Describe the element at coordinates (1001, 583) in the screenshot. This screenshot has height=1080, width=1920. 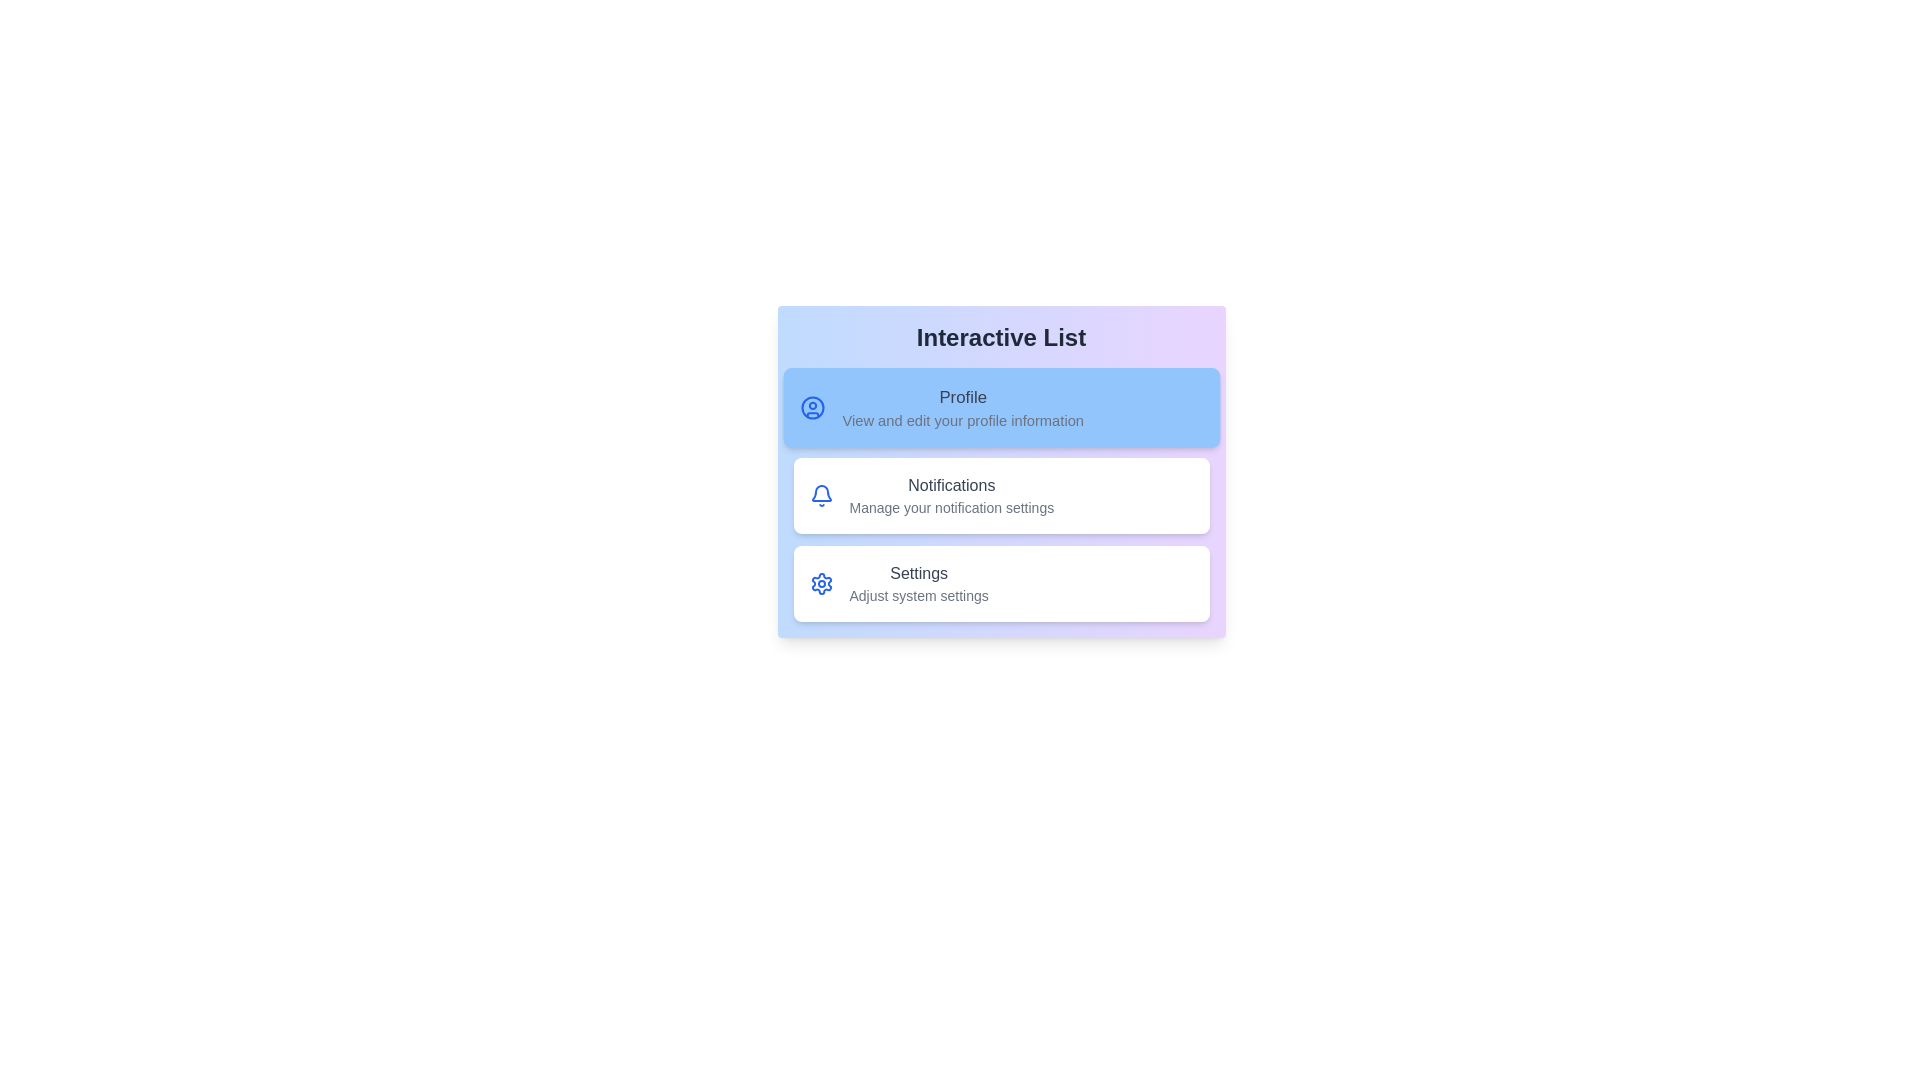
I see `the list item corresponding to Settings` at that location.